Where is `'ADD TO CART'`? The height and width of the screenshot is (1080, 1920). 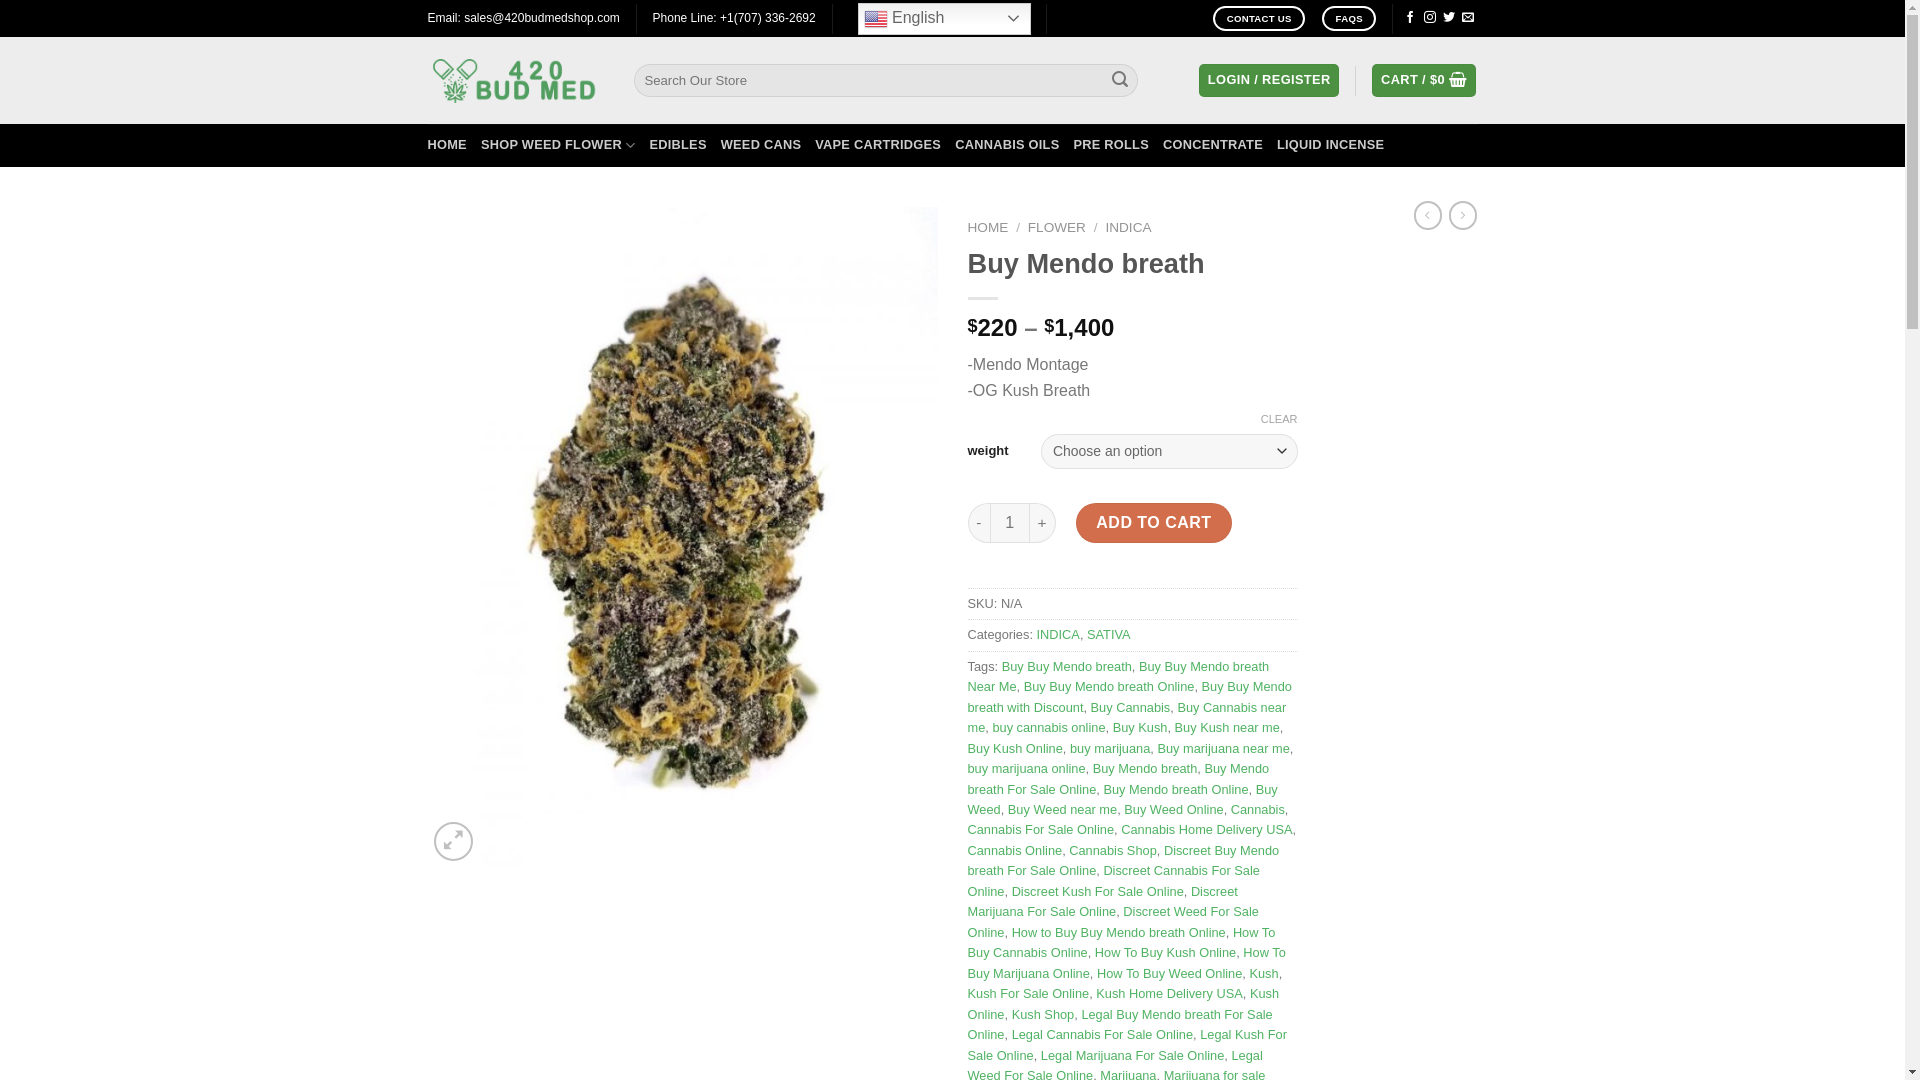 'ADD TO CART' is located at coordinates (1153, 522).